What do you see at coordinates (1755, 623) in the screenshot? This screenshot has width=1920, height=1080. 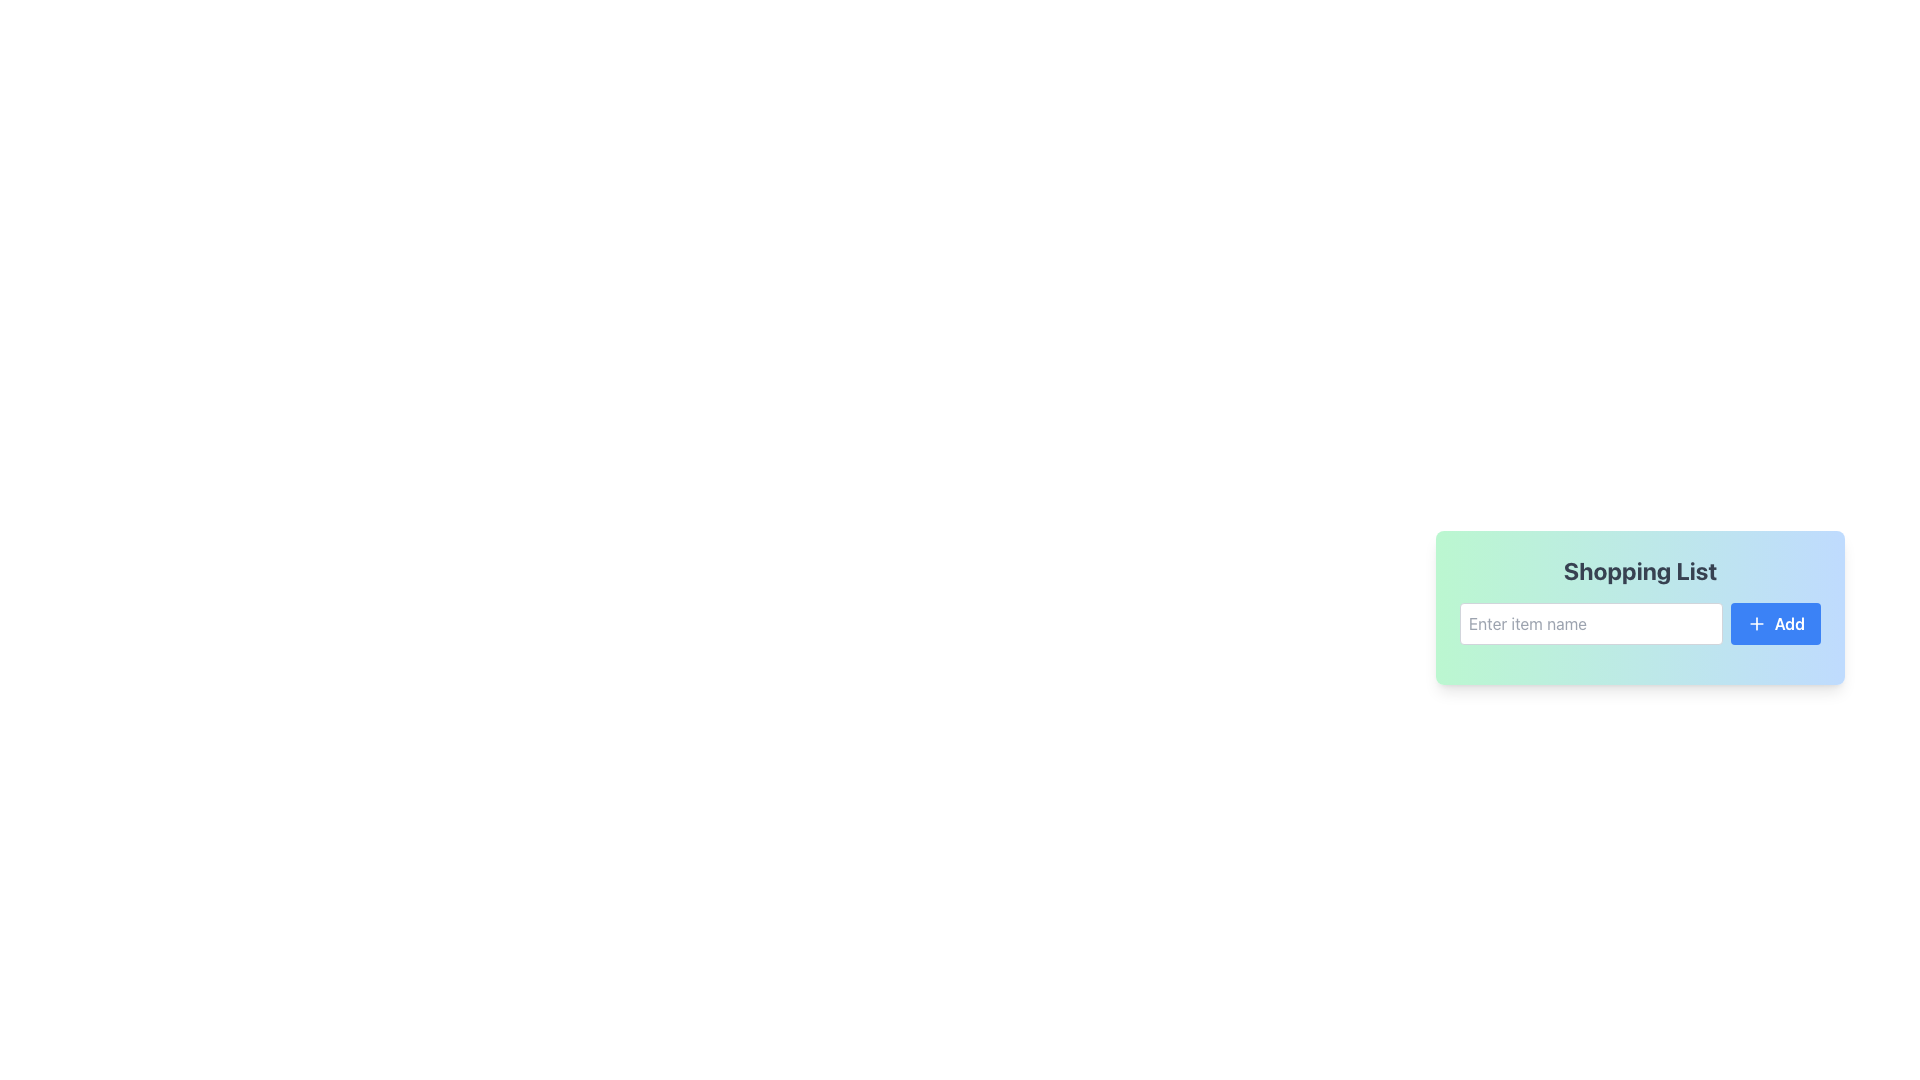 I see `the plus sign icon located within the 'Add' button at the bottom right of the shopping list panel, next to the text 'Add'` at bounding box center [1755, 623].